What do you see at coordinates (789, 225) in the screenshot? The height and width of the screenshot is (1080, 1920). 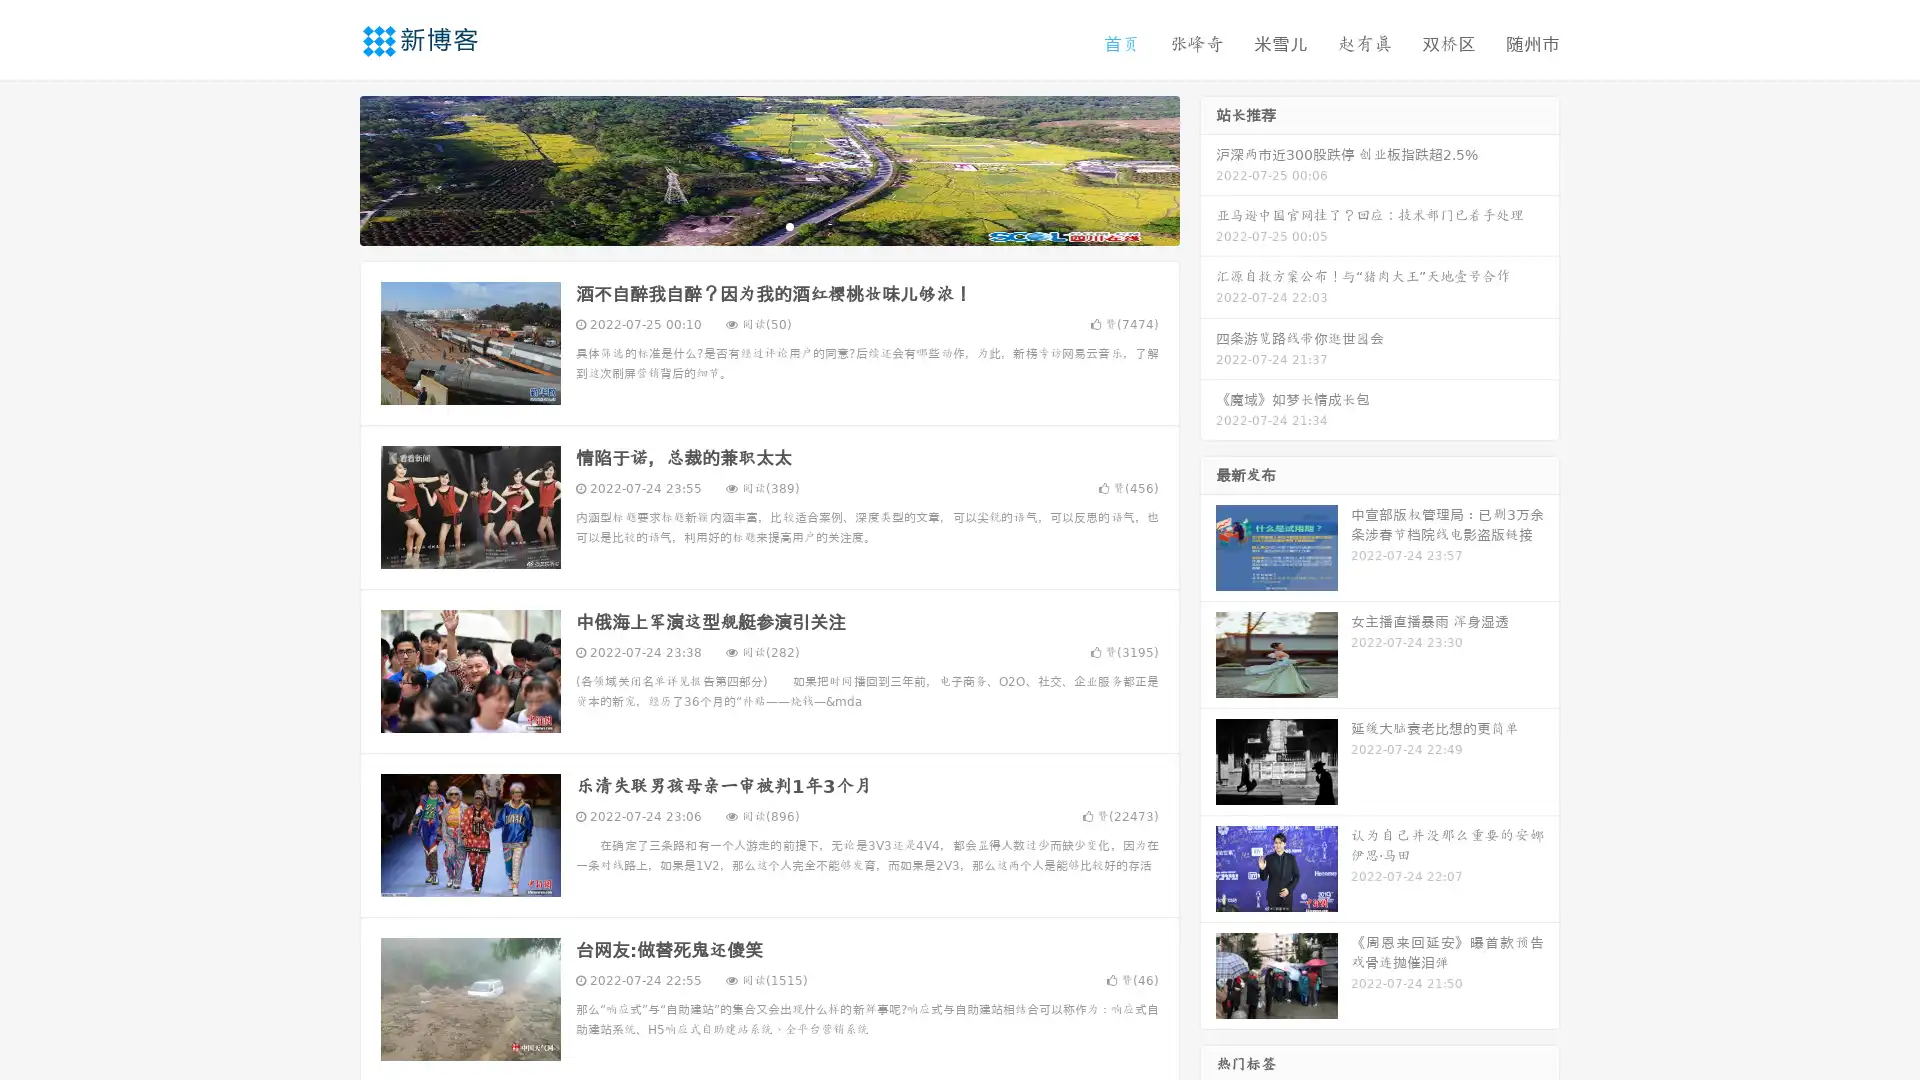 I see `Go to slide 3` at bounding box center [789, 225].